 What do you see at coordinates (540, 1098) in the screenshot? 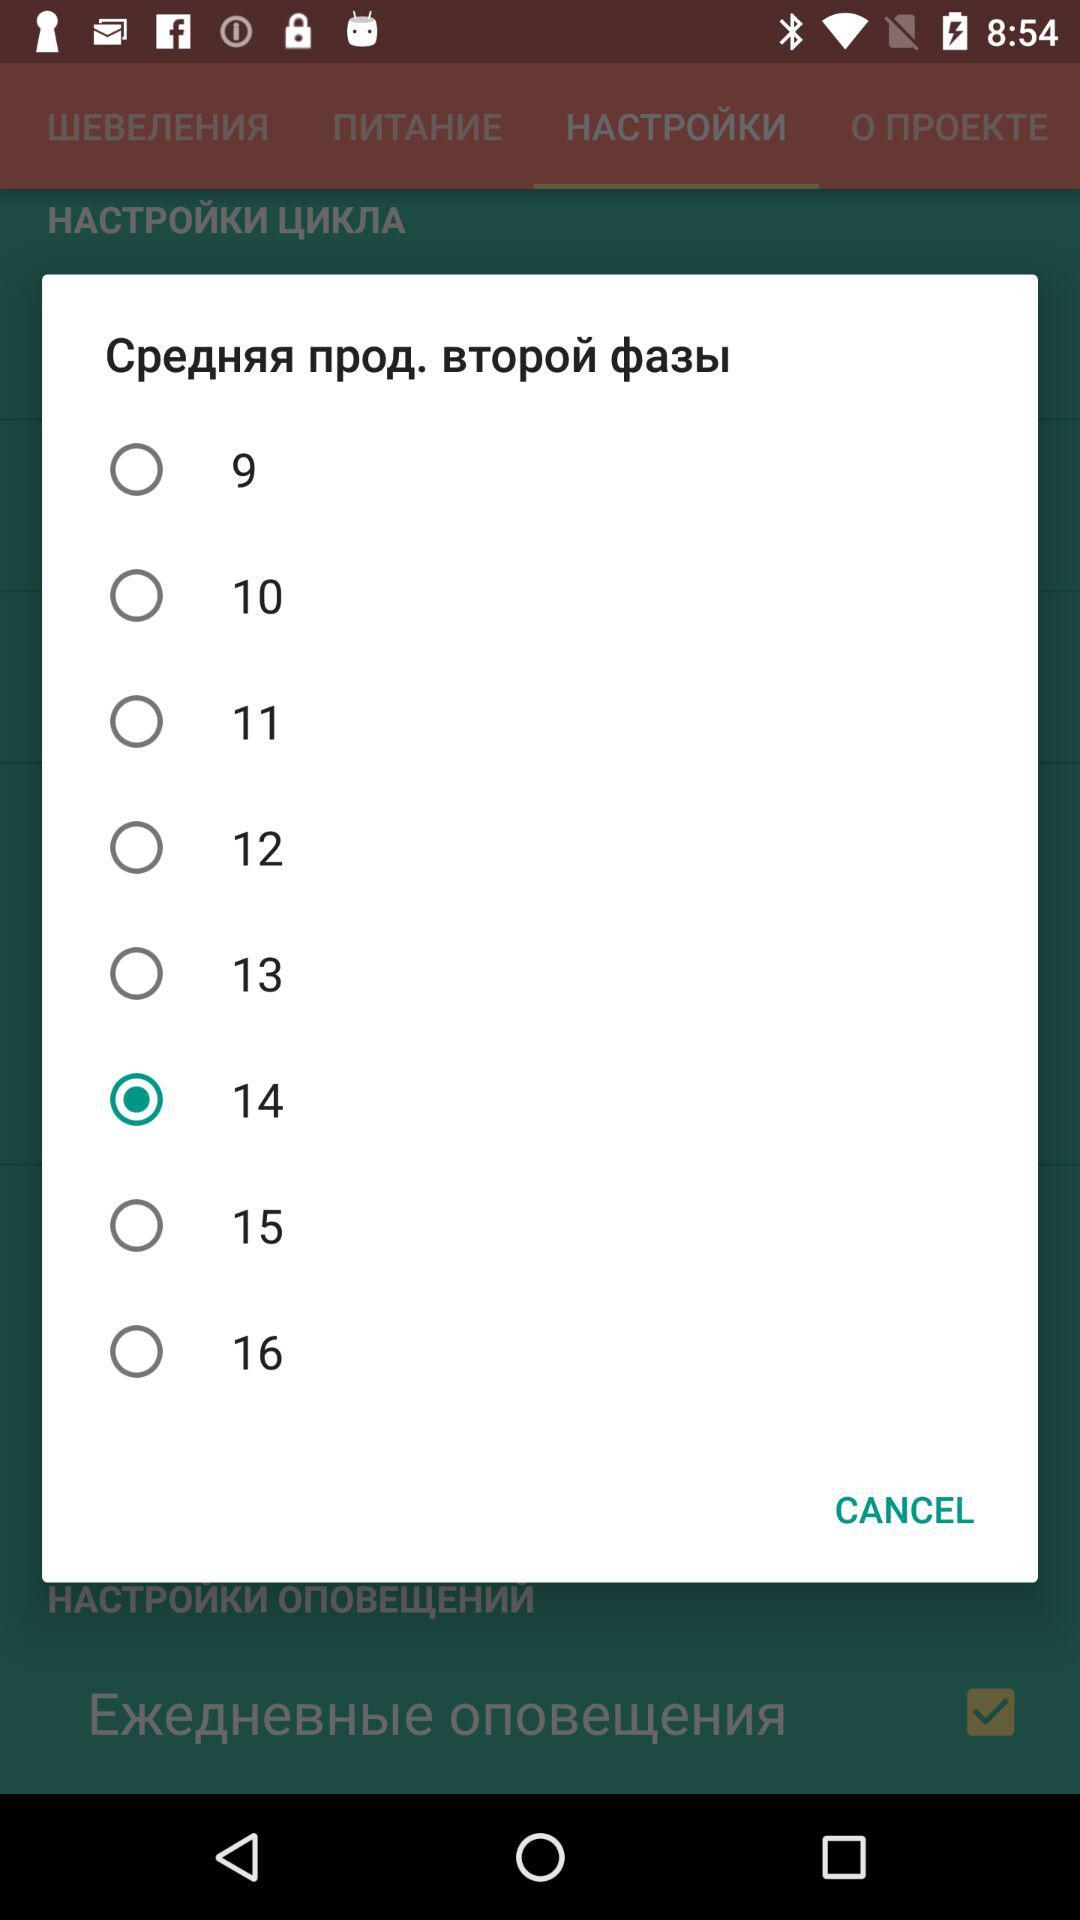
I see `the 14 icon` at bounding box center [540, 1098].